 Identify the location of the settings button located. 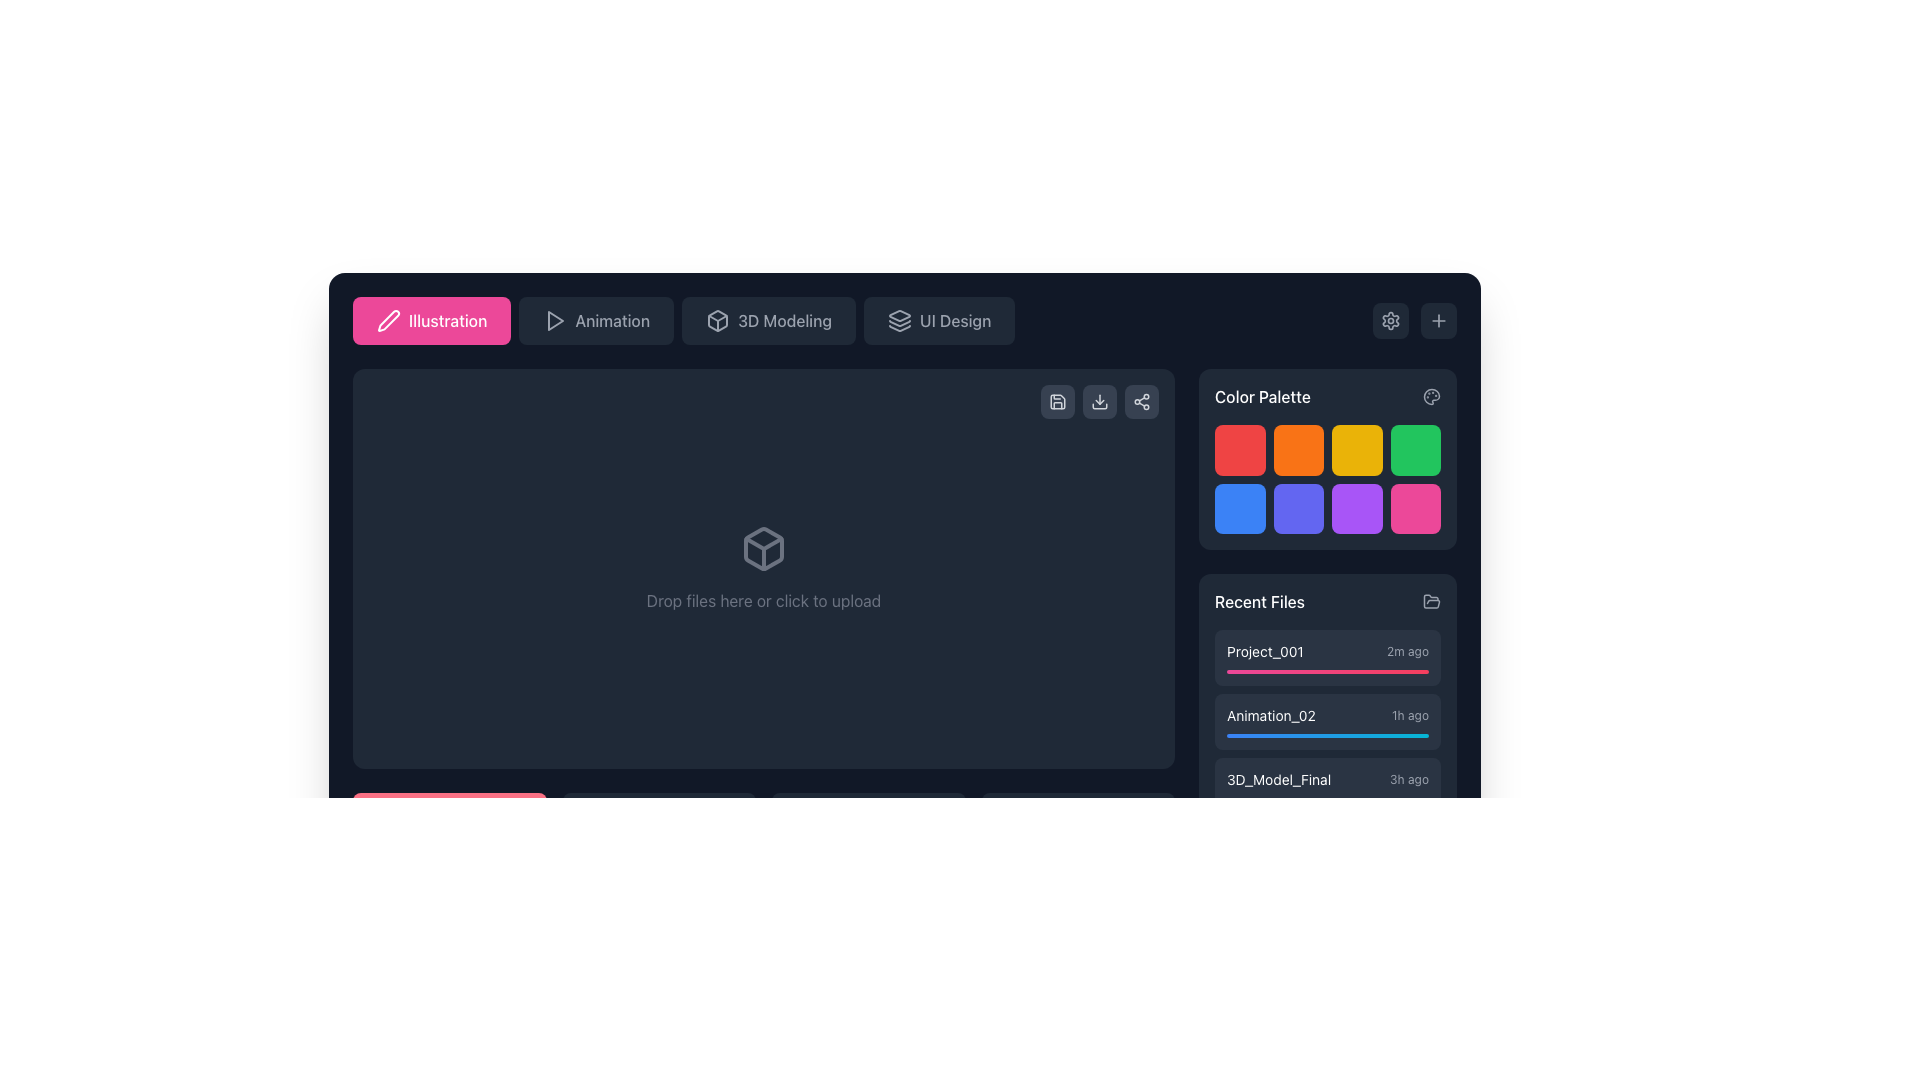
(1390, 319).